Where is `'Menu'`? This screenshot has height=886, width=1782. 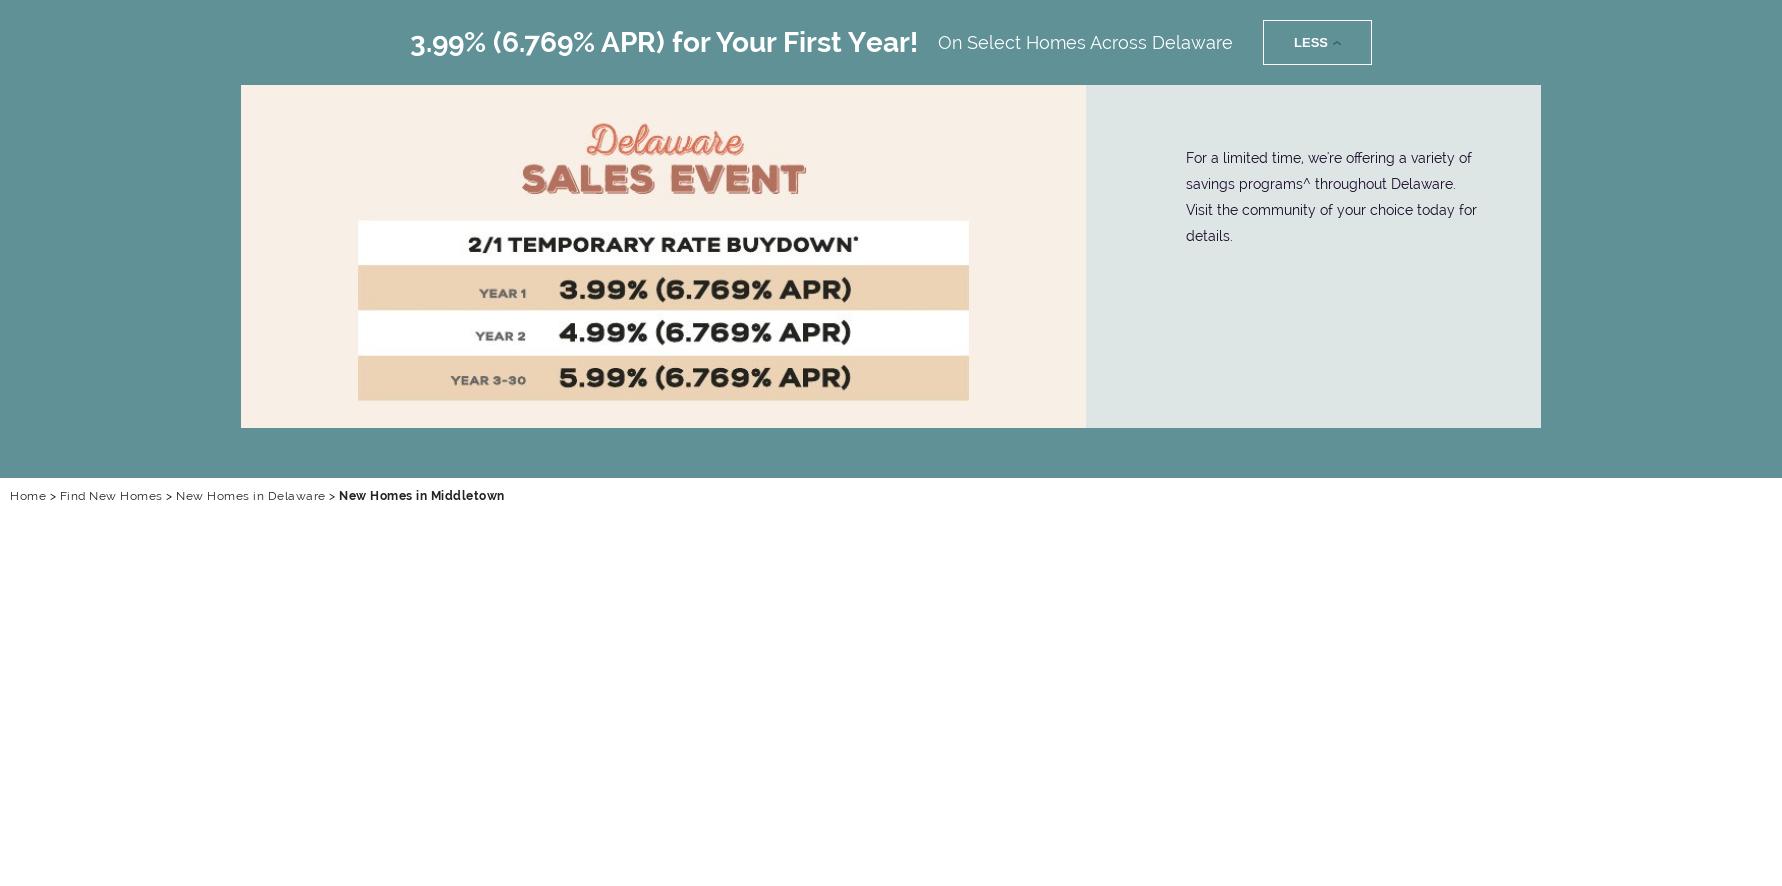 'Menu' is located at coordinates (99, 547).